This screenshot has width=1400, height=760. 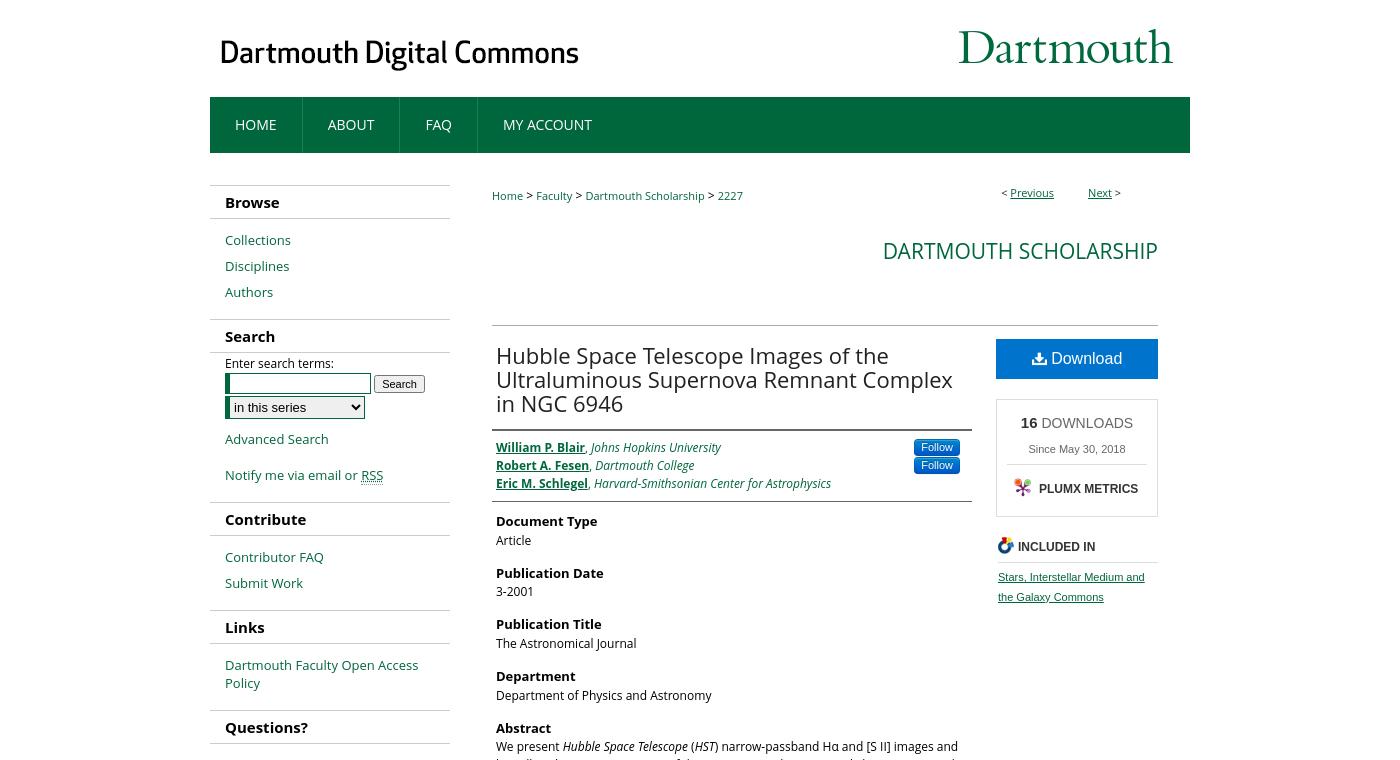 What do you see at coordinates (542, 464) in the screenshot?
I see `'Robert A. Fesen'` at bounding box center [542, 464].